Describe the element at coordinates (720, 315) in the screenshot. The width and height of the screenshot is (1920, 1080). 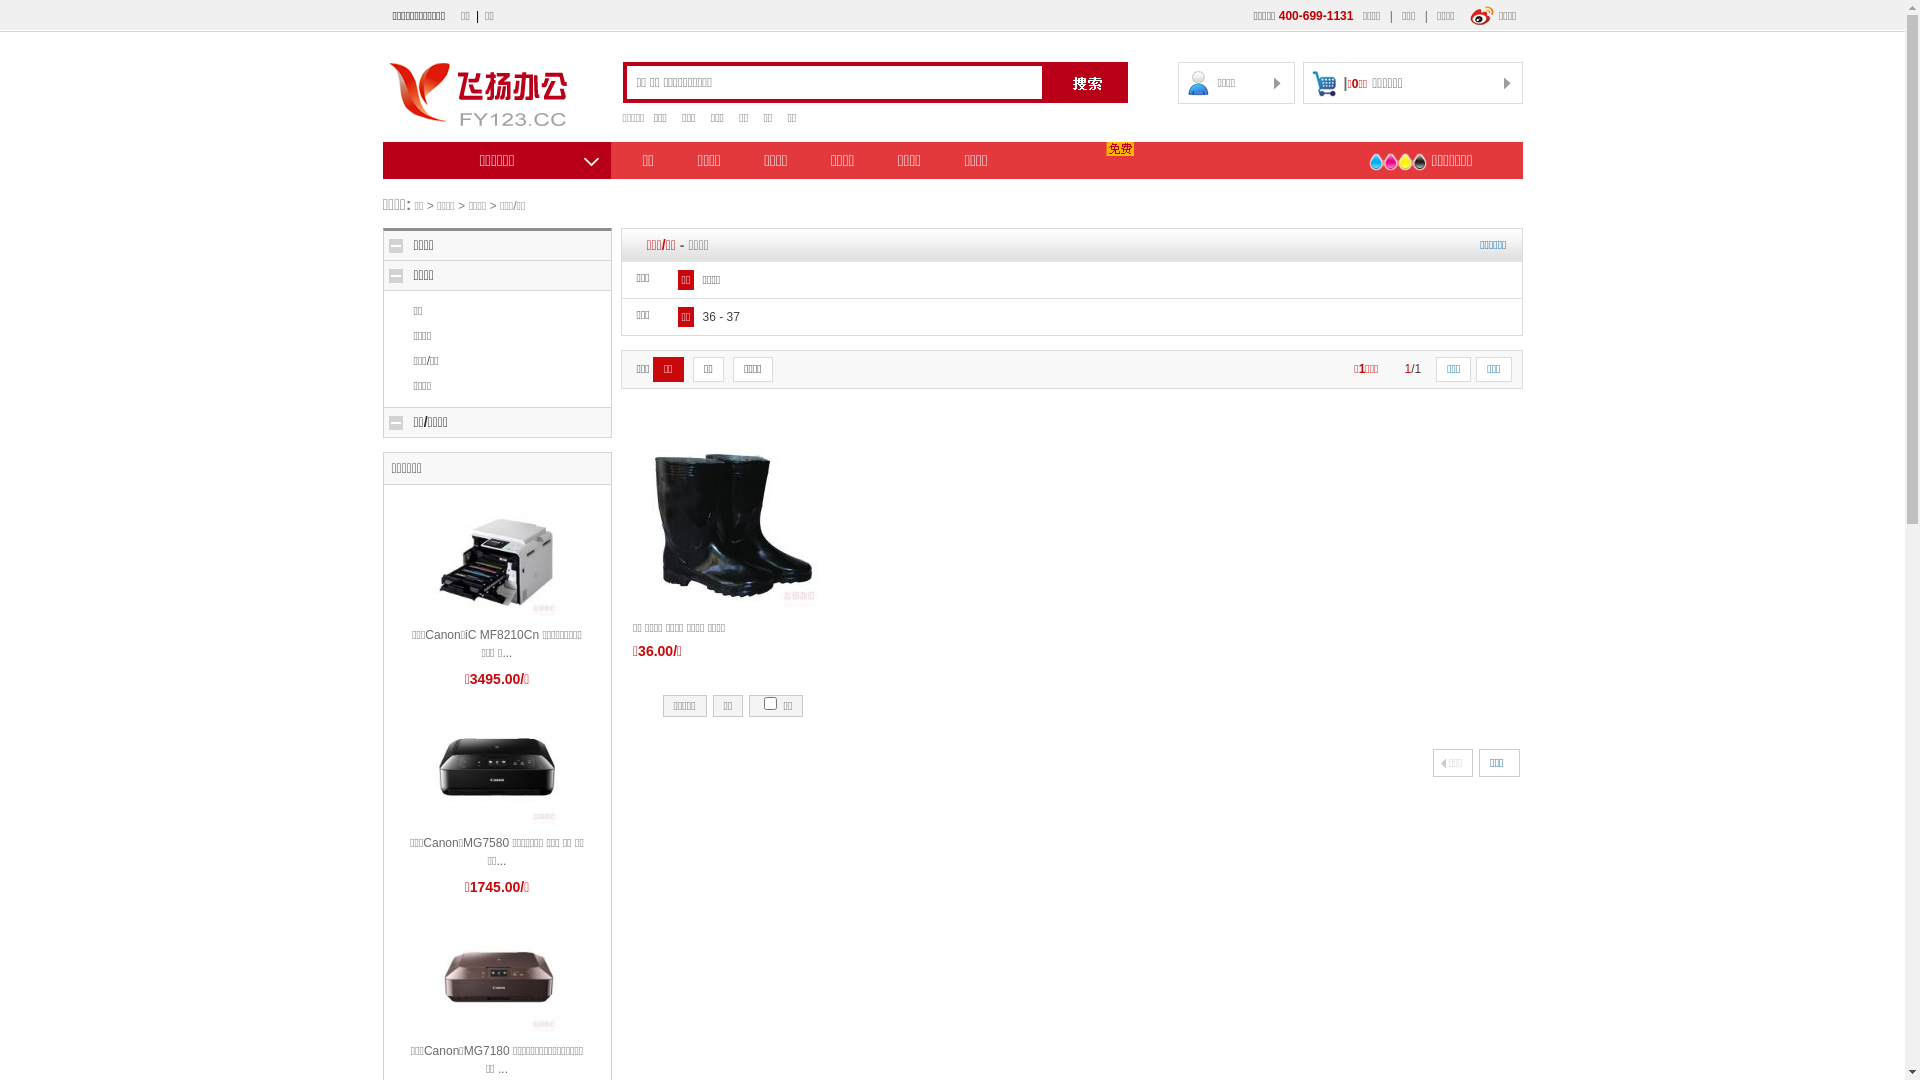
I see `'36 - 37'` at that location.